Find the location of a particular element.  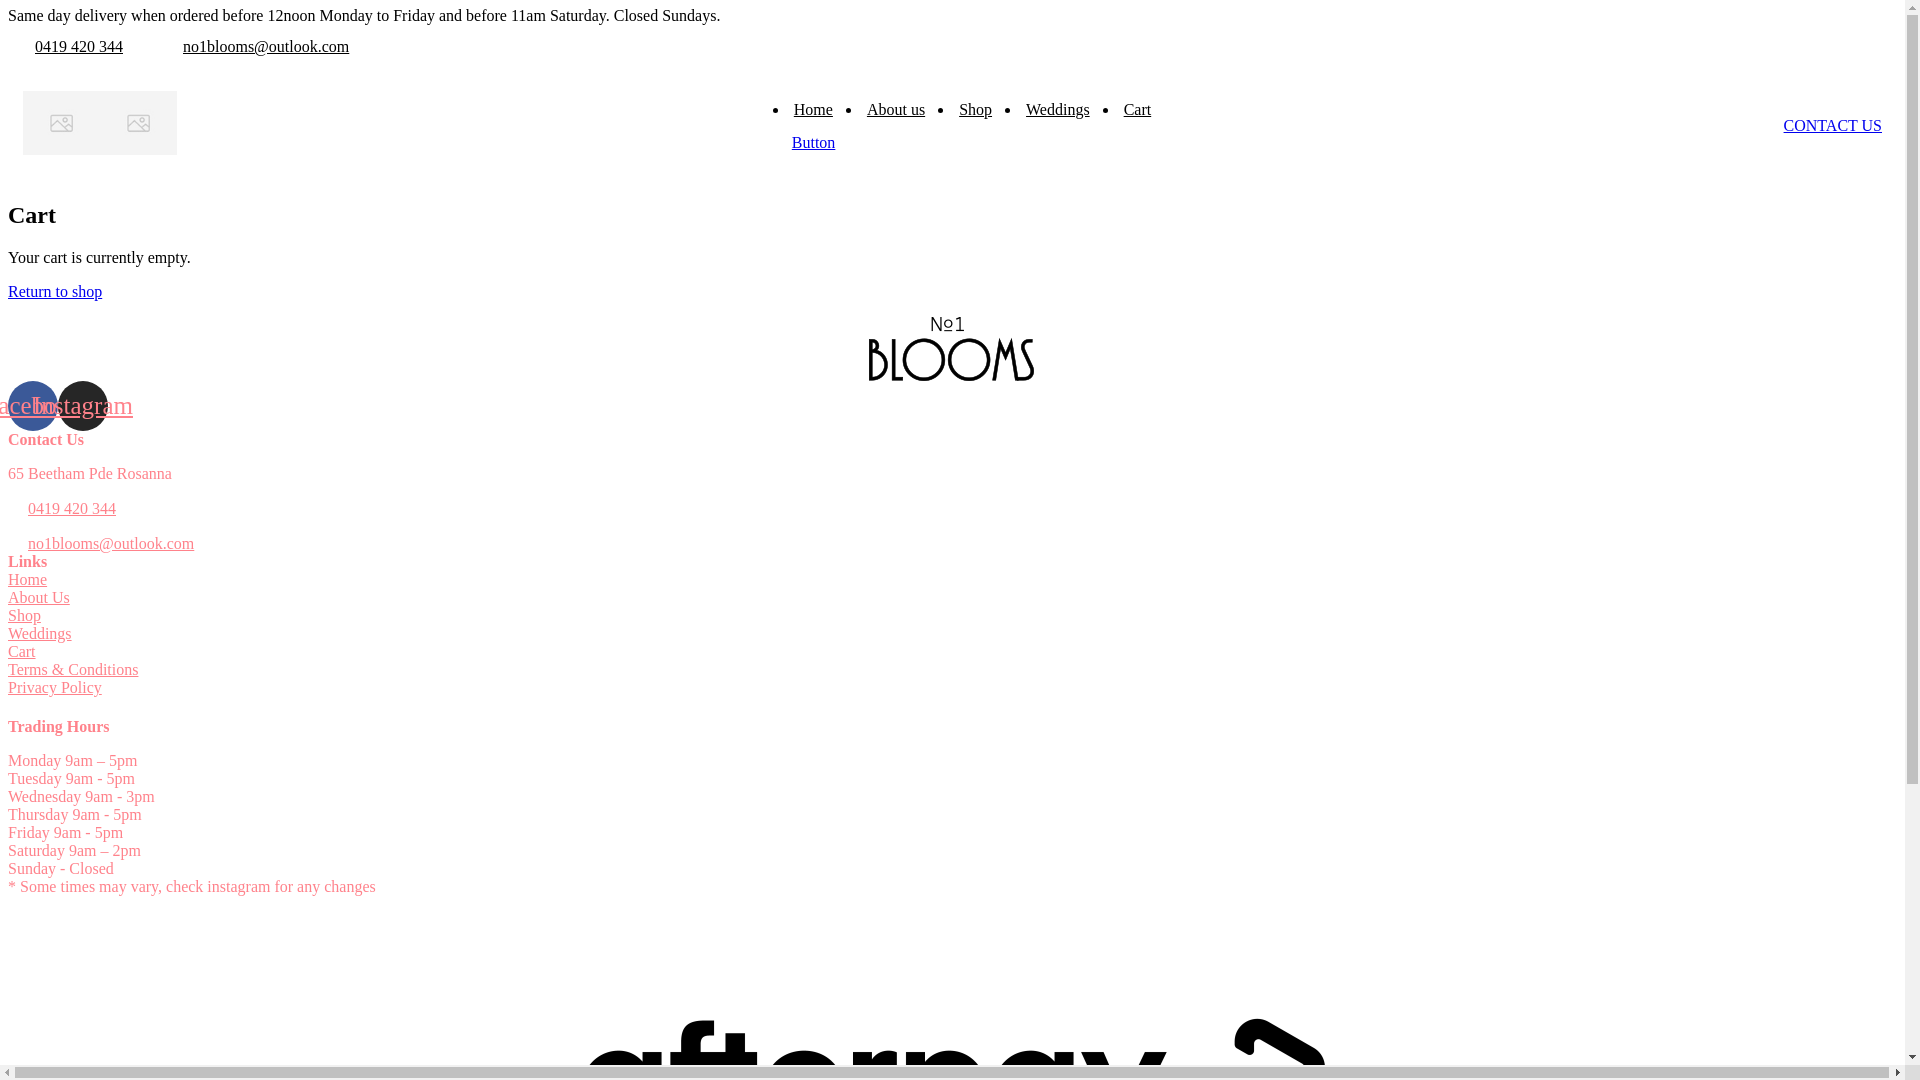

'Button' is located at coordinates (814, 141).